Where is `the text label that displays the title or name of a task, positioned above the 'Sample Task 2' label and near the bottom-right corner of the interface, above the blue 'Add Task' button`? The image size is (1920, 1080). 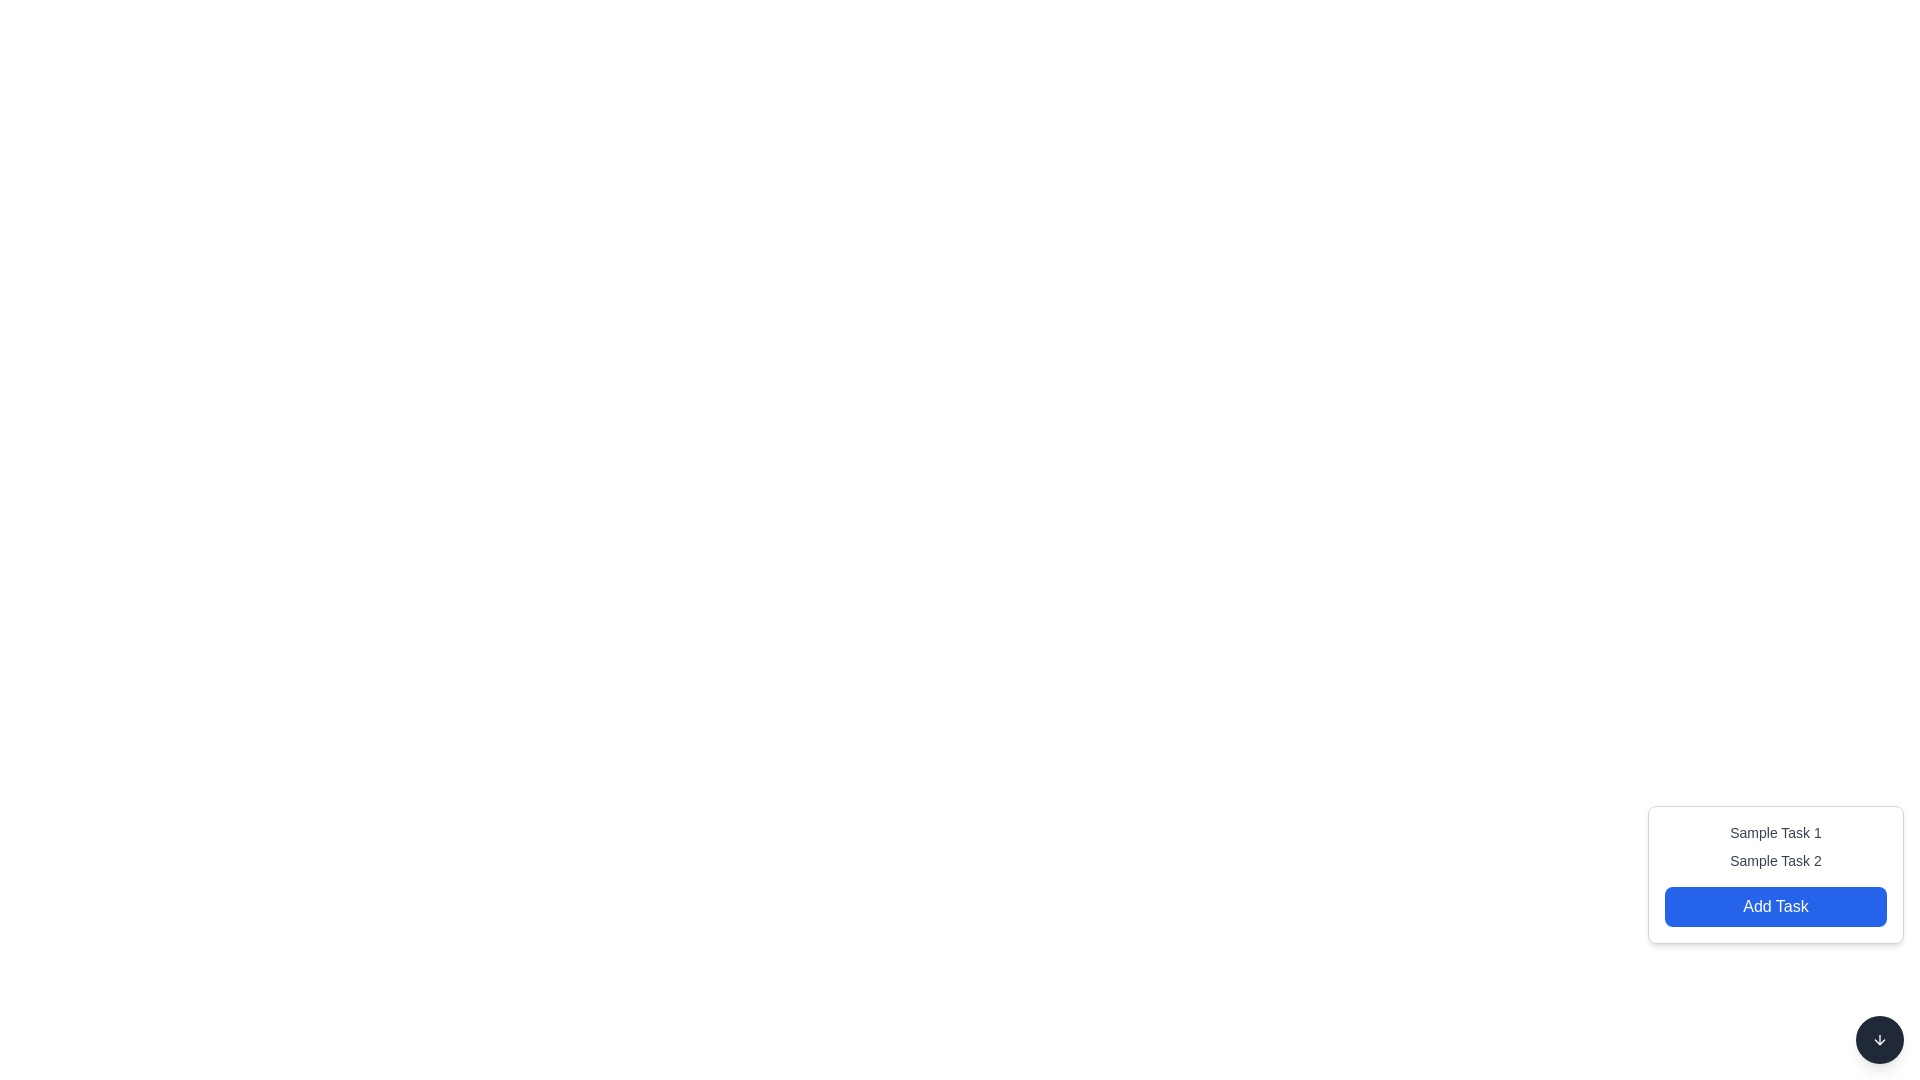 the text label that displays the title or name of a task, positioned above the 'Sample Task 2' label and near the bottom-right corner of the interface, above the blue 'Add Task' button is located at coordinates (1776, 833).